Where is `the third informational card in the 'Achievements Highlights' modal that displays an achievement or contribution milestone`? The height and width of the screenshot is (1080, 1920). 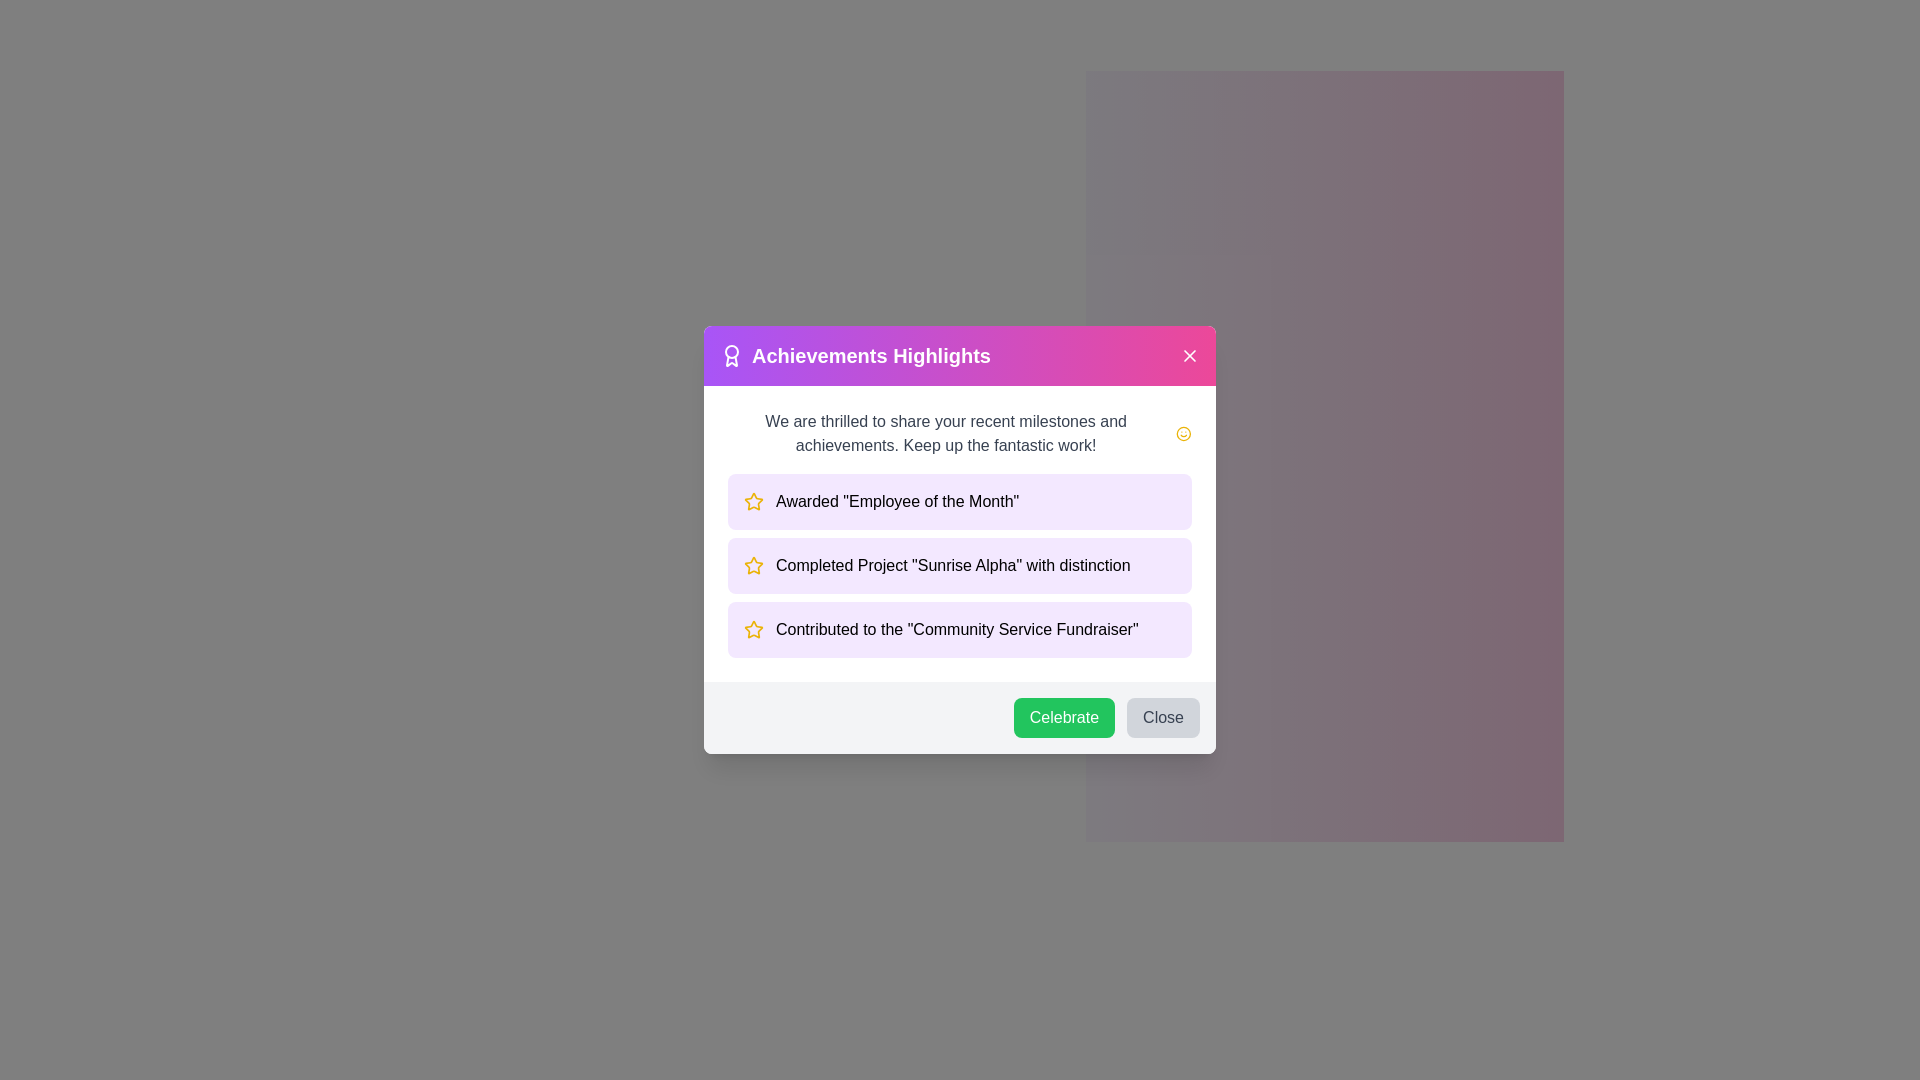
the third informational card in the 'Achievements Highlights' modal that displays an achievement or contribution milestone is located at coordinates (960, 628).